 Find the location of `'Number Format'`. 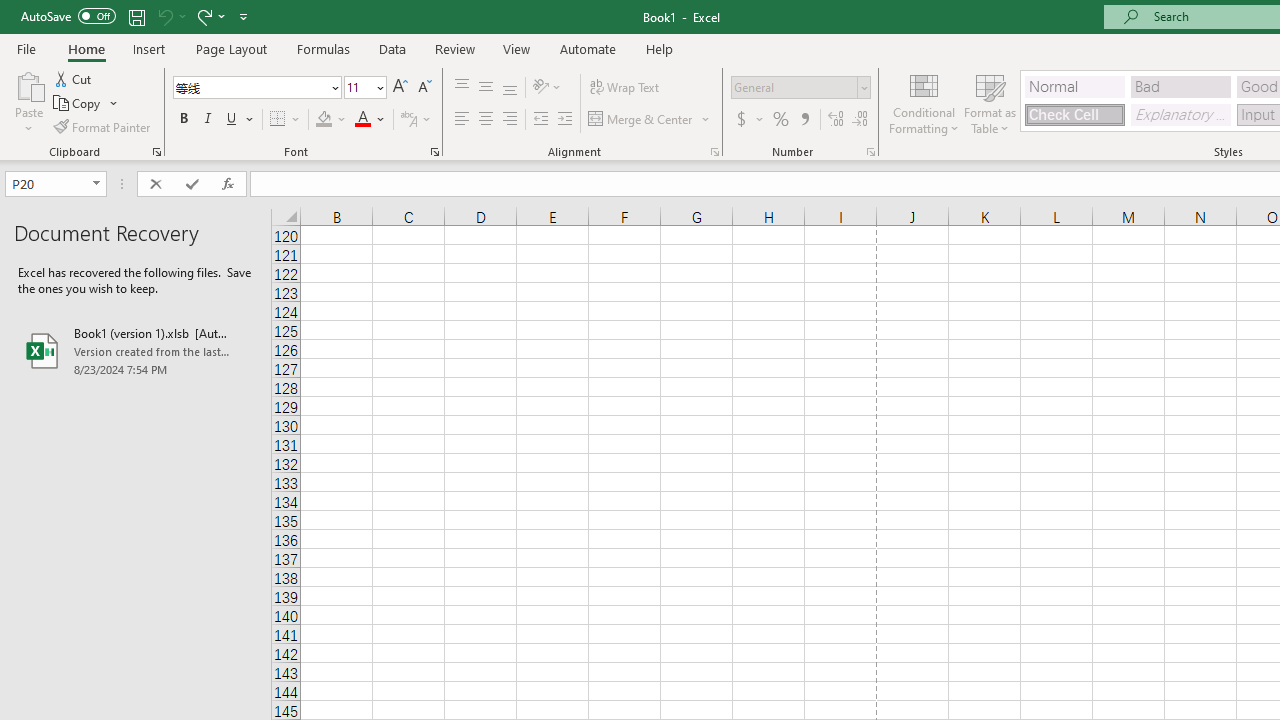

'Number Format' is located at coordinates (793, 86).